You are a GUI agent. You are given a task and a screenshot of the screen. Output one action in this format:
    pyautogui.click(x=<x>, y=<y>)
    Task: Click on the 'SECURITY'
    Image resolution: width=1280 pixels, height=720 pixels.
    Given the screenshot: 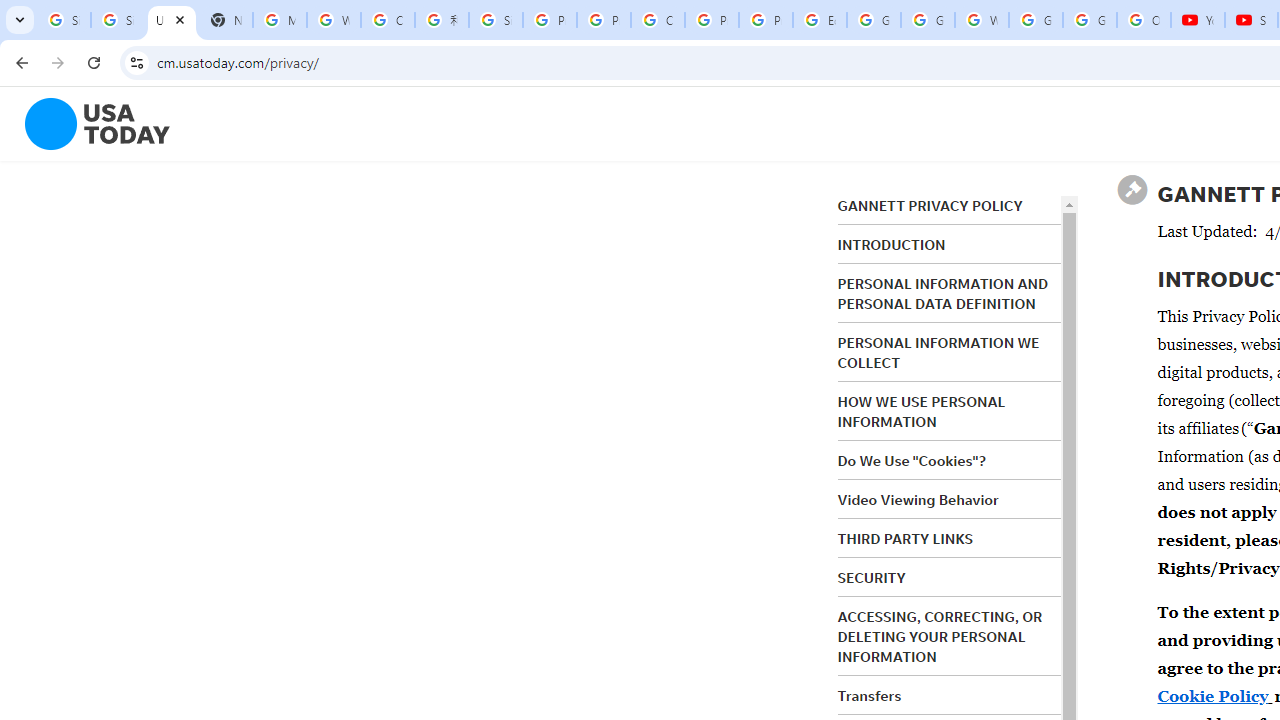 What is the action you would take?
    pyautogui.click(x=871, y=577)
    